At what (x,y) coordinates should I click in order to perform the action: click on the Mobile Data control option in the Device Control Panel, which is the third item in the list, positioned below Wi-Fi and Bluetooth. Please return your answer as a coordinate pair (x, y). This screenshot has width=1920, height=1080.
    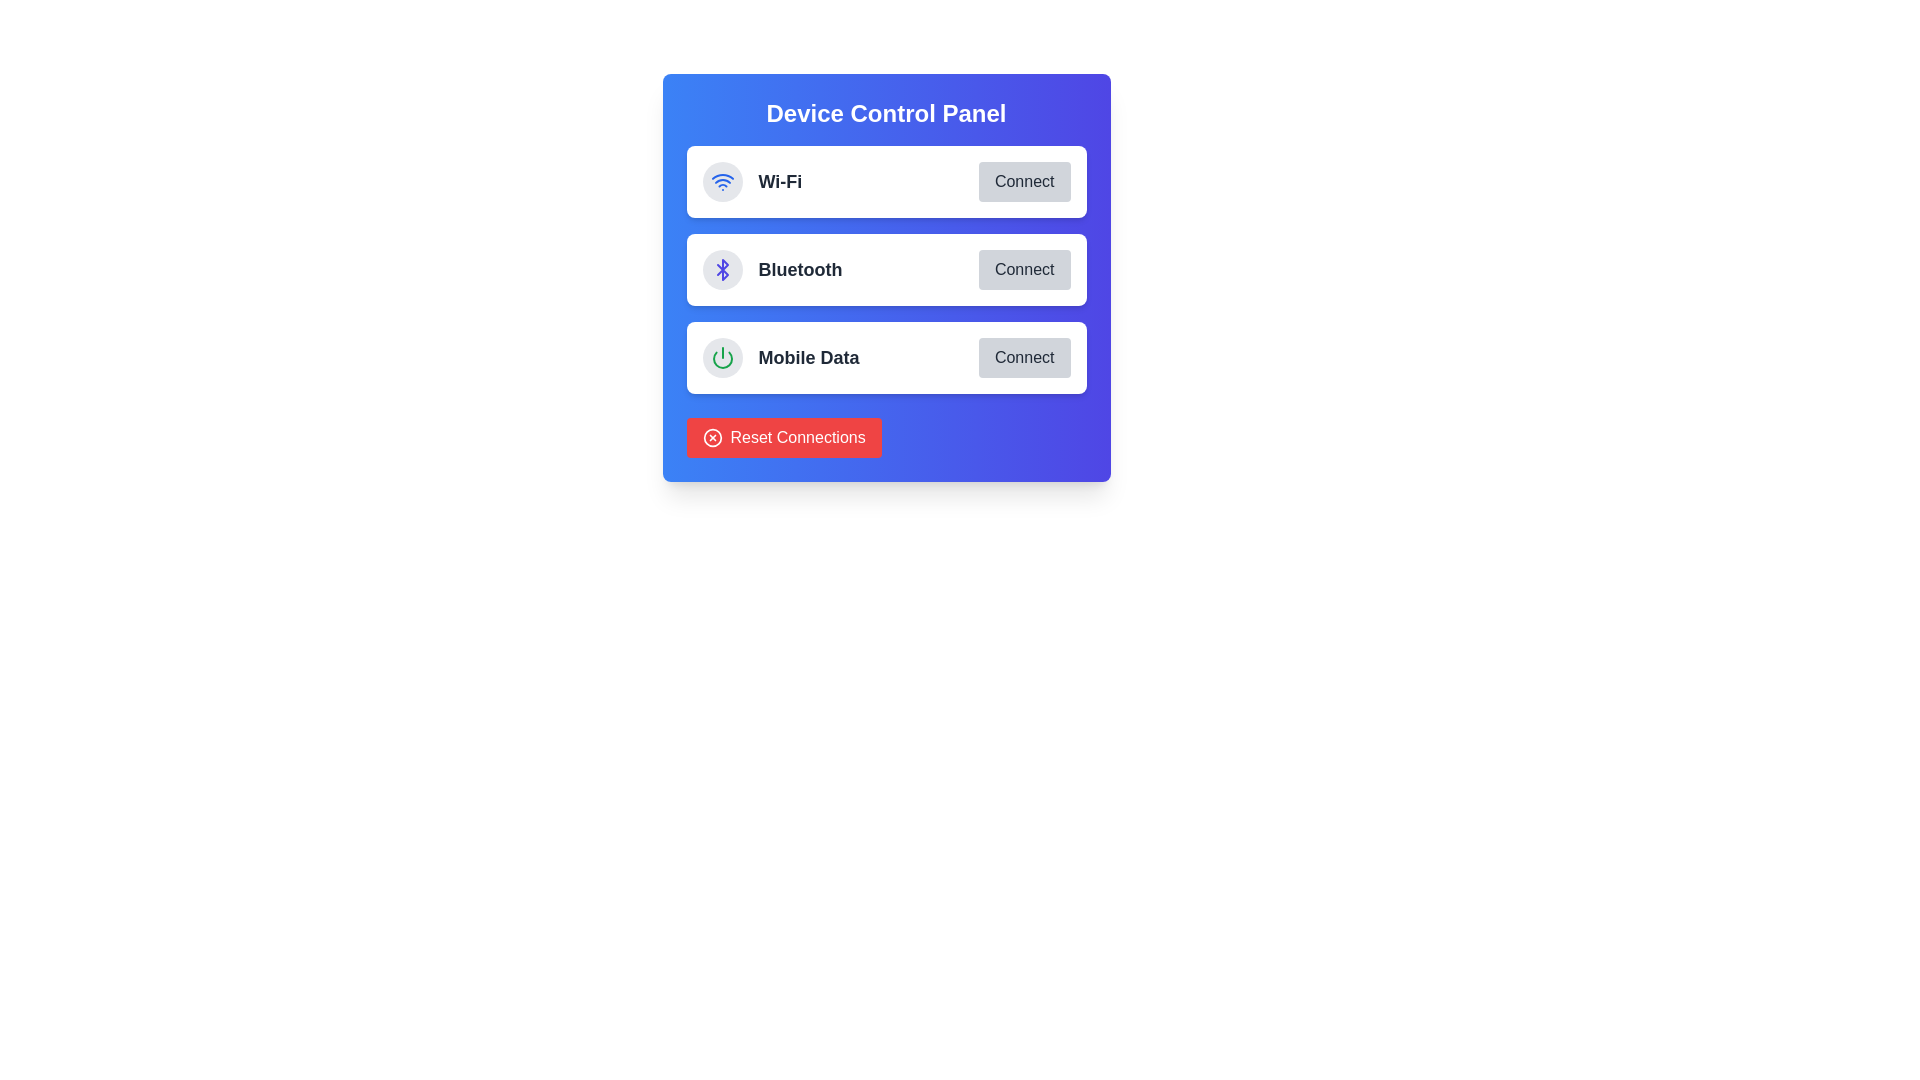
    Looking at the image, I should click on (885, 357).